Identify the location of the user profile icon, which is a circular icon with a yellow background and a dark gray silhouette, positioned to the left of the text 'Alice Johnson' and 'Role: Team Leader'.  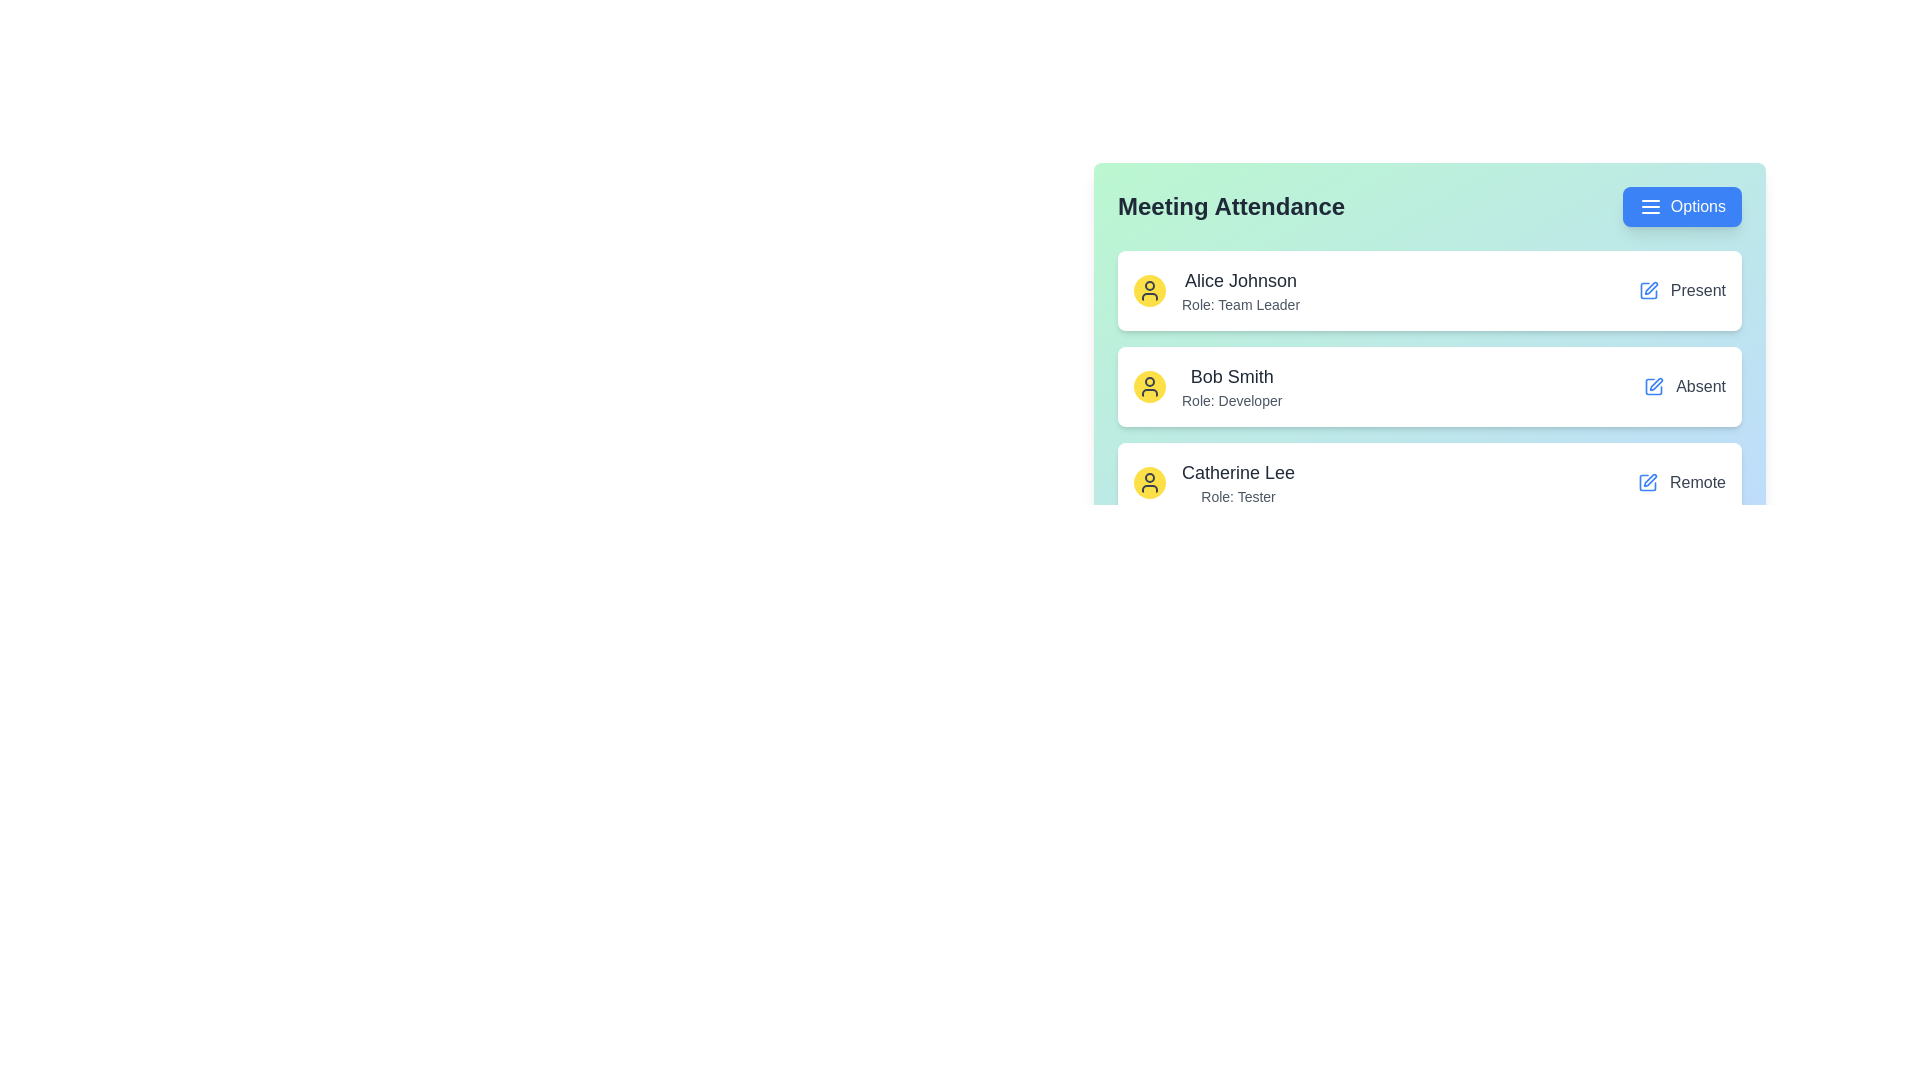
(1150, 290).